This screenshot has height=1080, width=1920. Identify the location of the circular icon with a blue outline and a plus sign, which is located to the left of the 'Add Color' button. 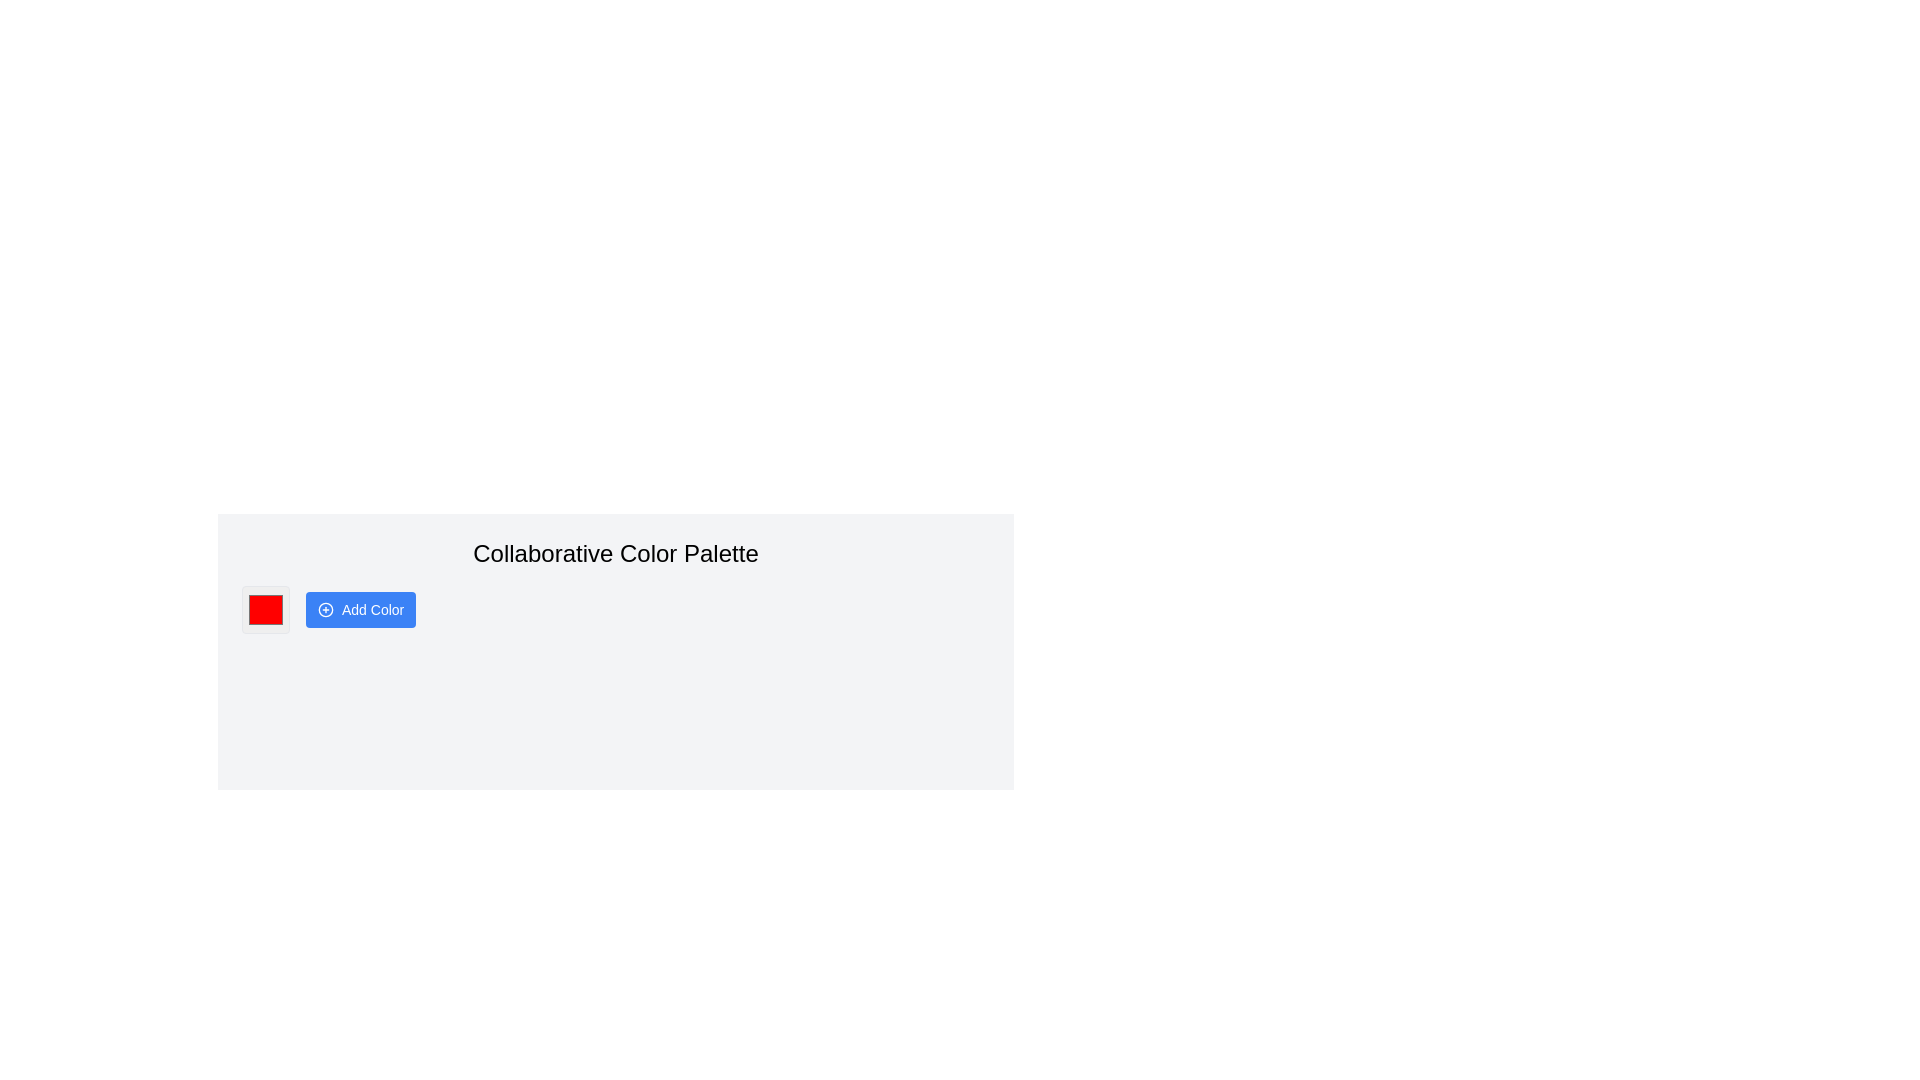
(326, 608).